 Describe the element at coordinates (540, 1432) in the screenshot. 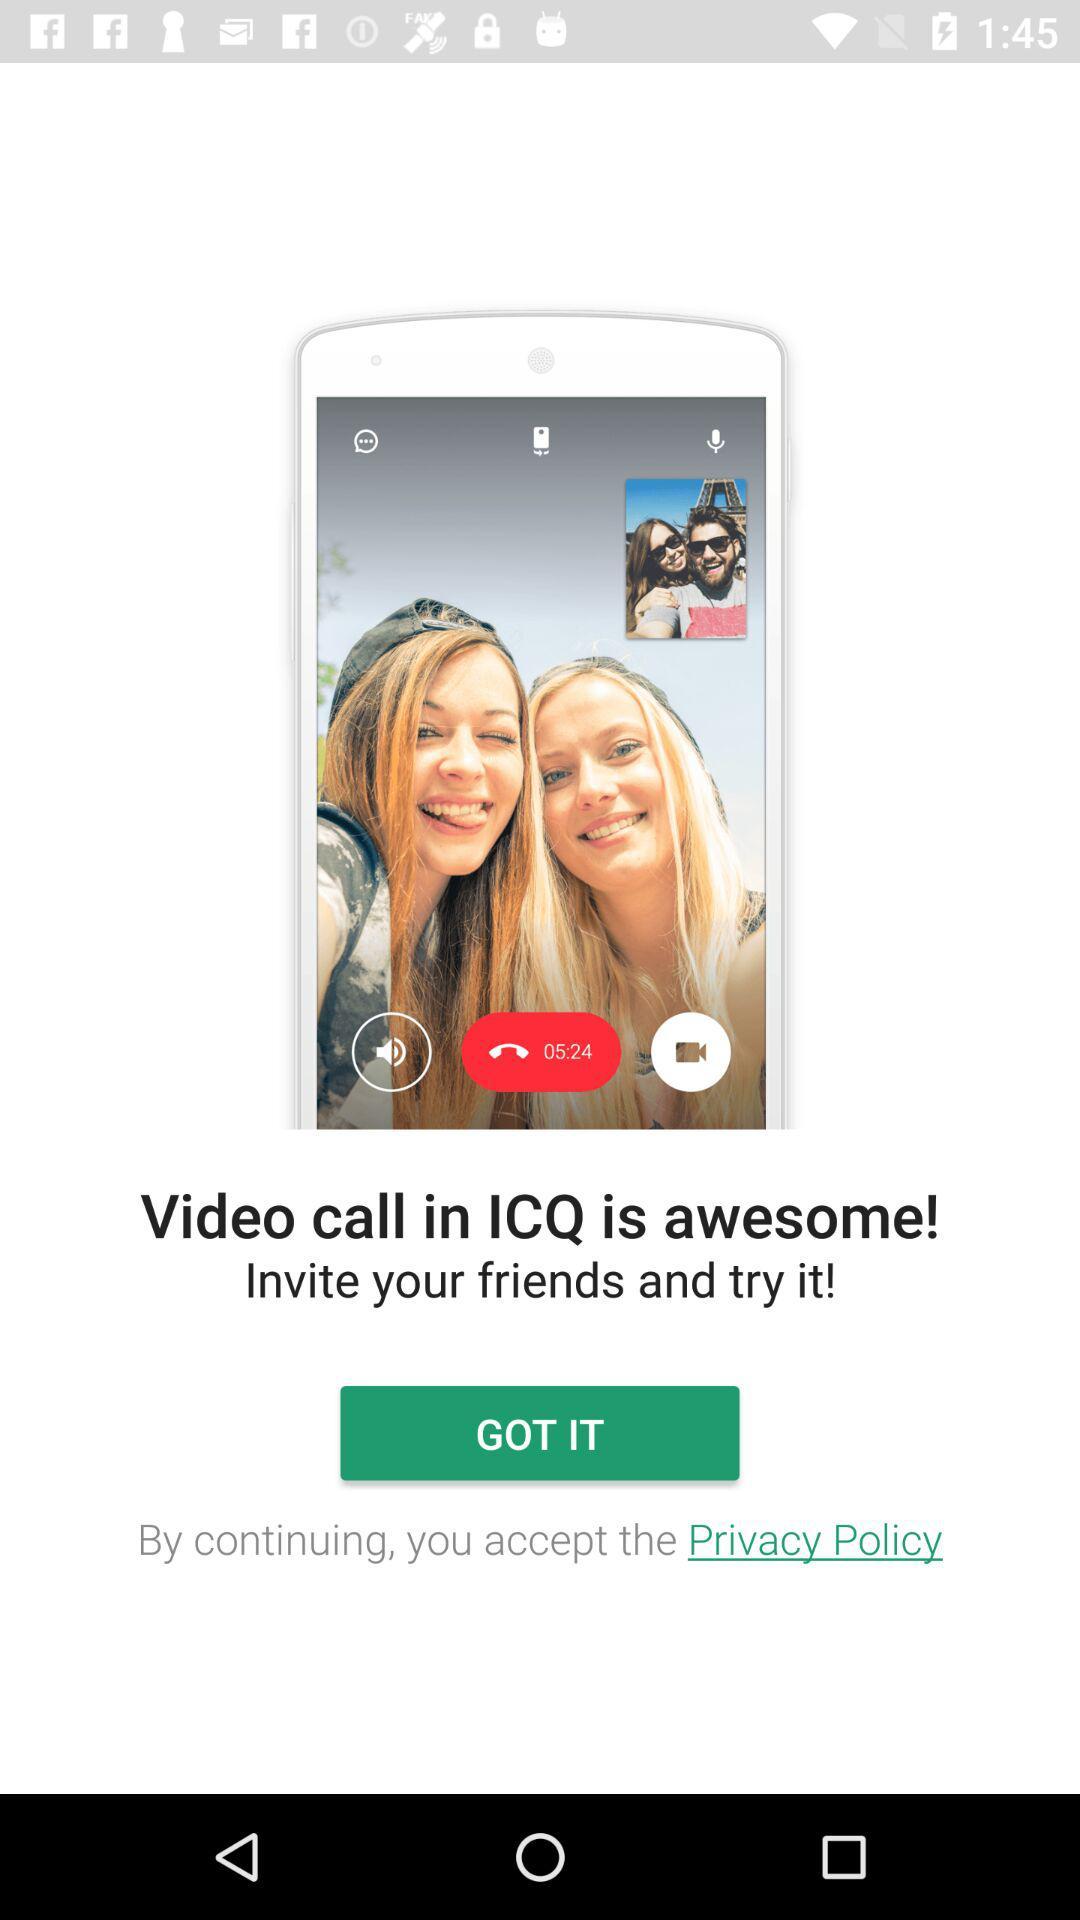

I see `the icon above by continuing you icon` at that location.